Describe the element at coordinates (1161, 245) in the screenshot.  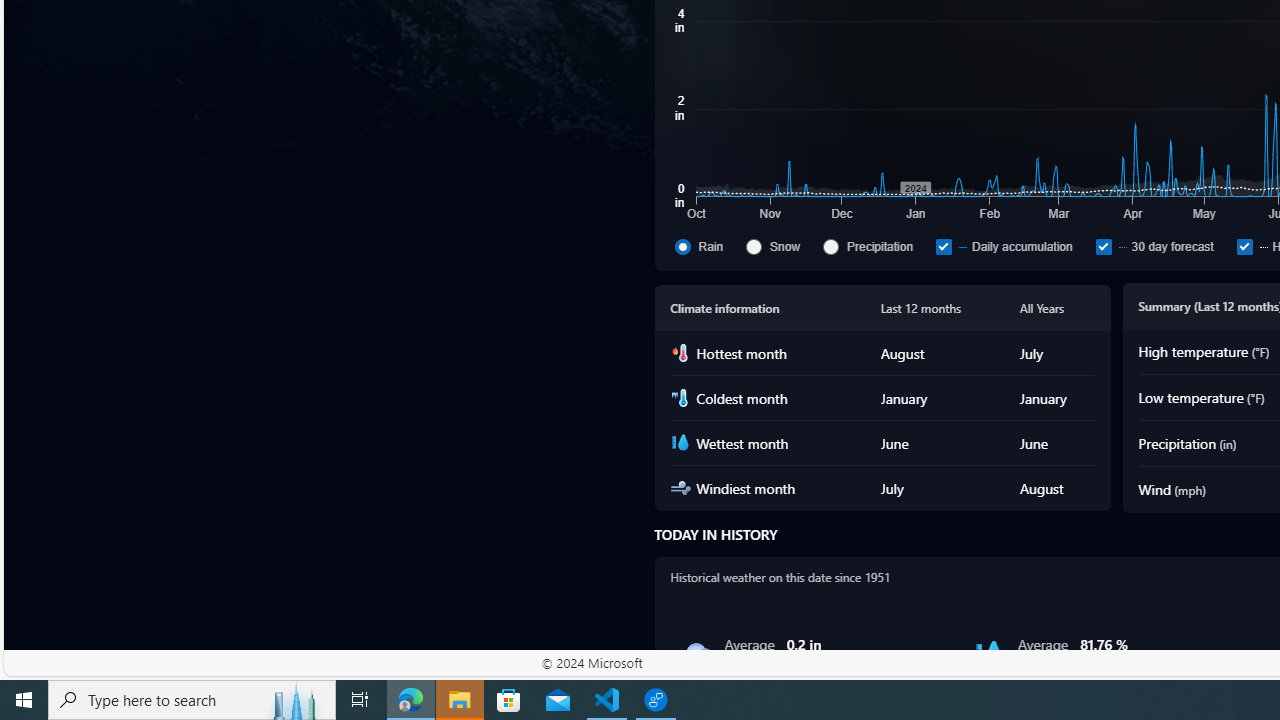
I see `'30 day forecast'` at that location.